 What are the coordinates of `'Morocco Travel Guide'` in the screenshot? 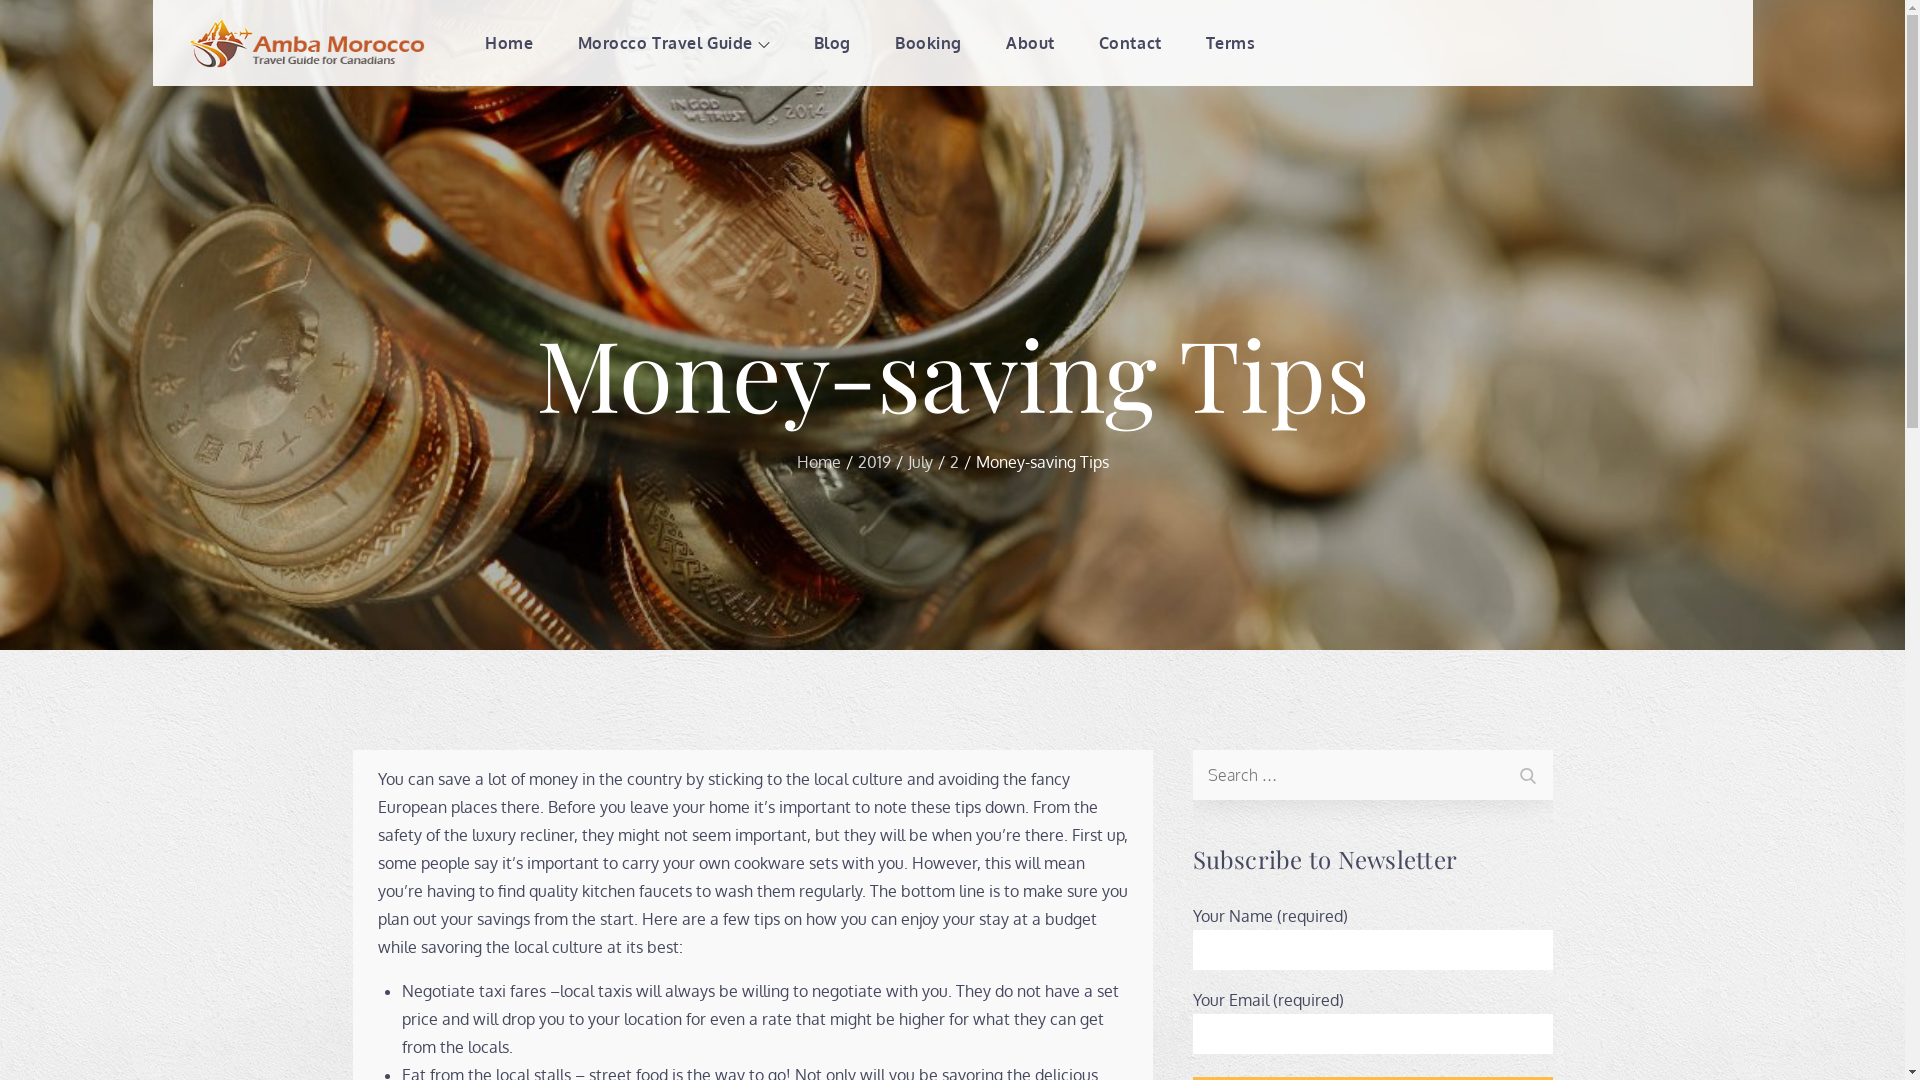 It's located at (557, 42).